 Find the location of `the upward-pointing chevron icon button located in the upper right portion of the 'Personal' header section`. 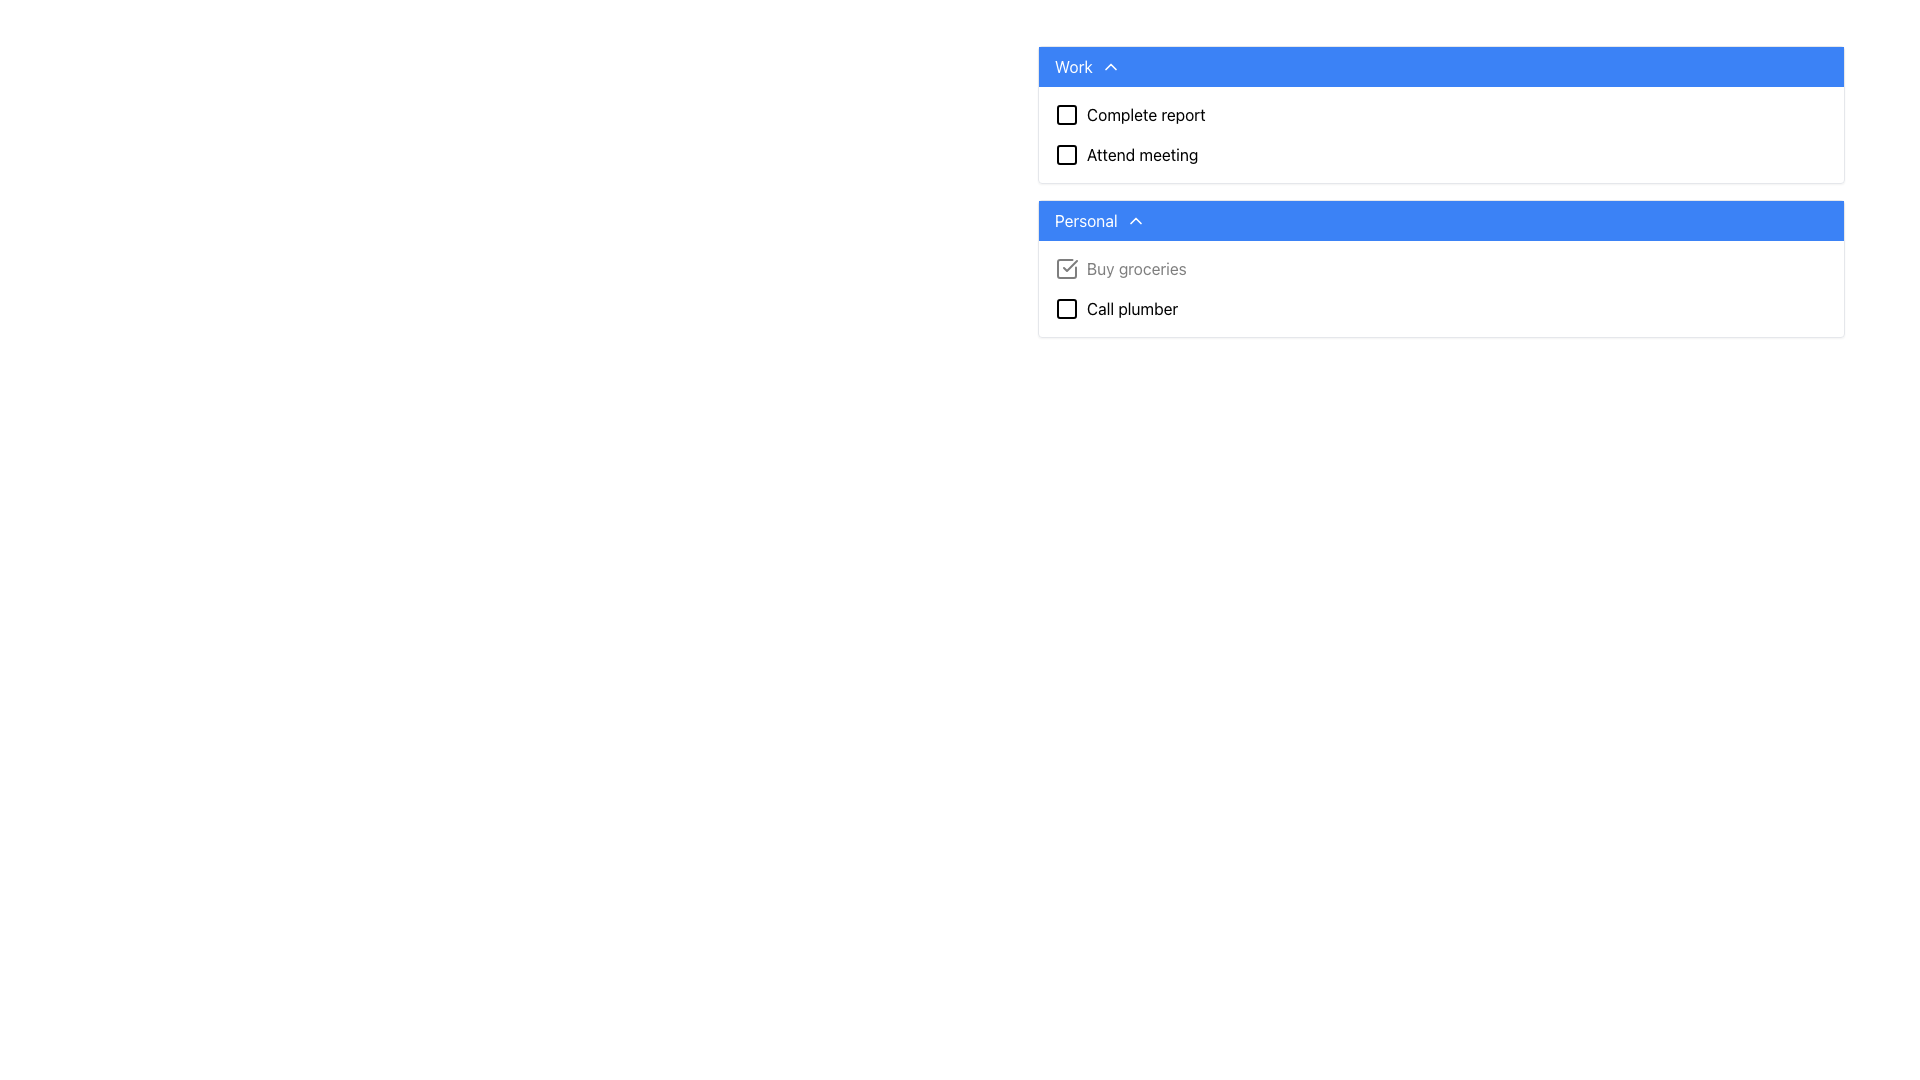

the upward-pointing chevron icon button located in the upper right portion of the 'Personal' header section is located at coordinates (1135, 220).